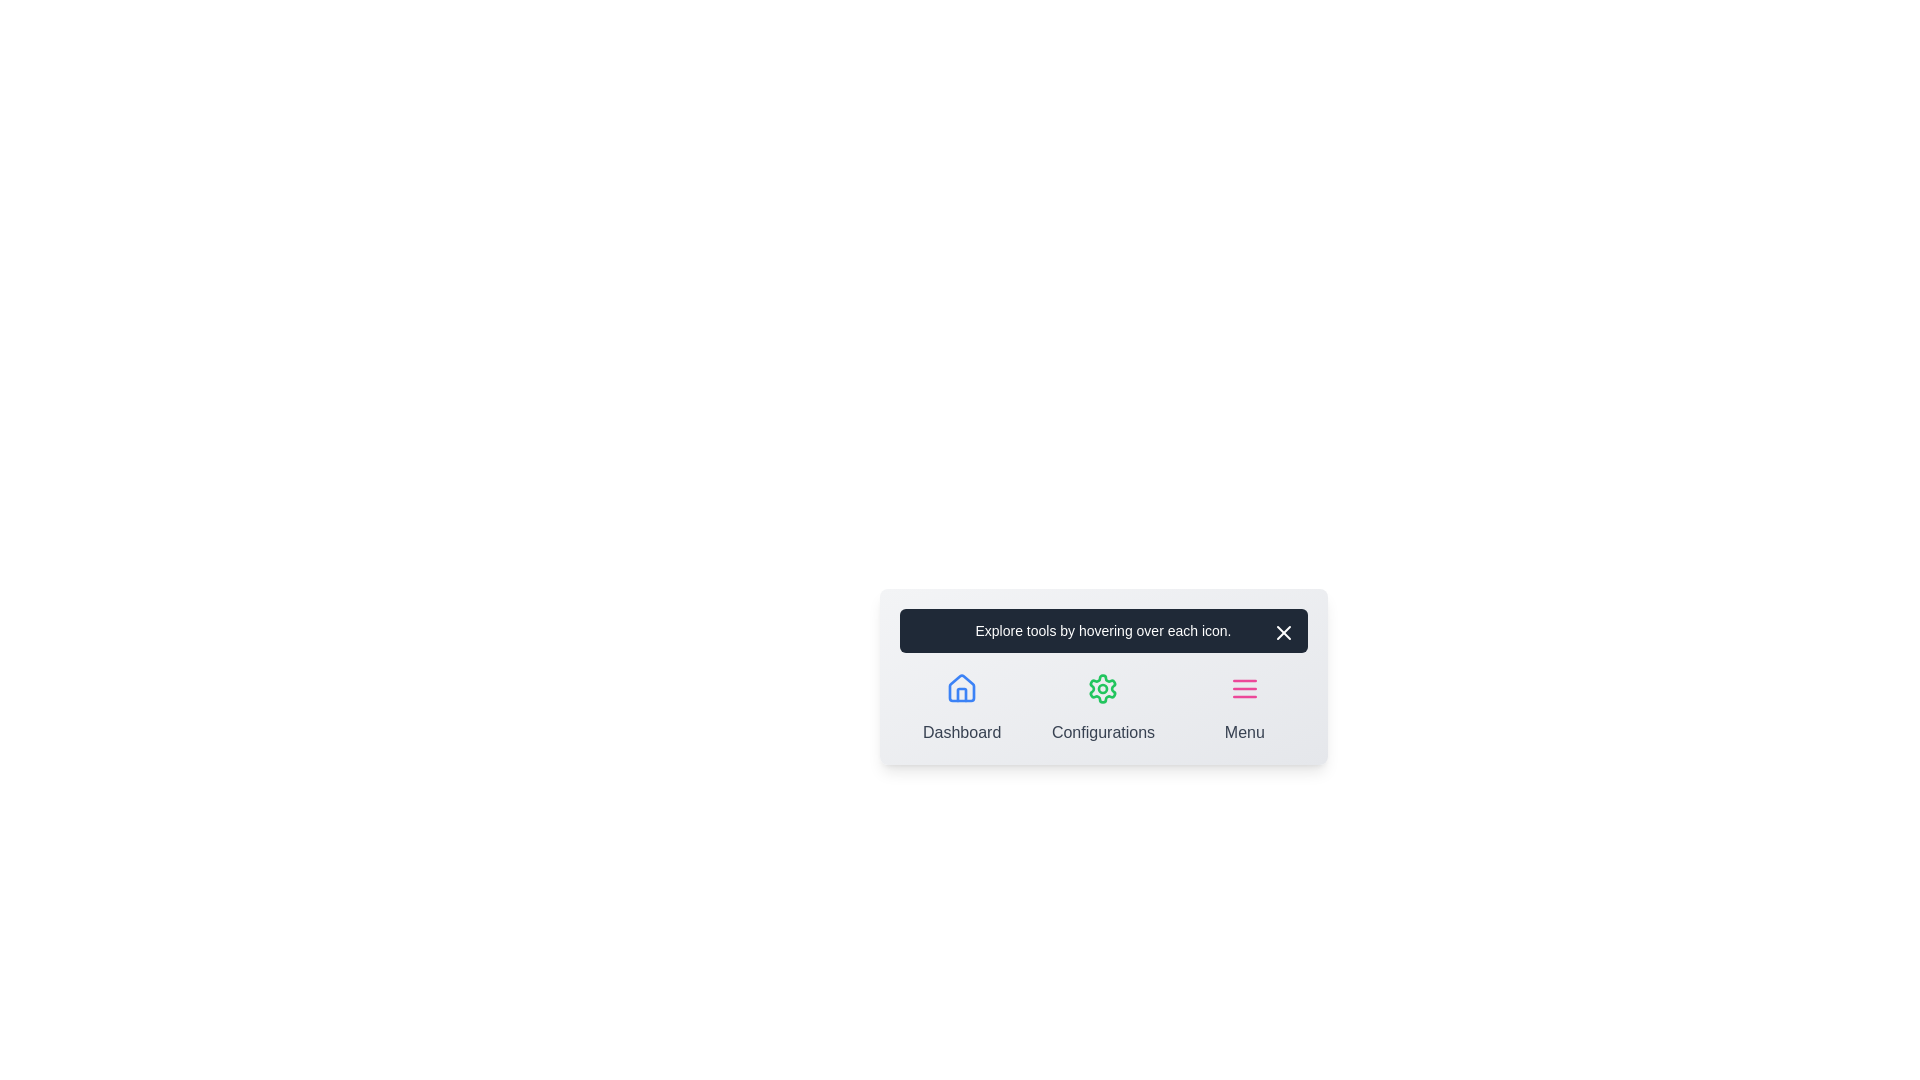 The width and height of the screenshot is (1920, 1080). What do you see at coordinates (1243, 704) in the screenshot?
I see `the pink menu icon with three horizontal lines labeled 'Menu'` at bounding box center [1243, 704].